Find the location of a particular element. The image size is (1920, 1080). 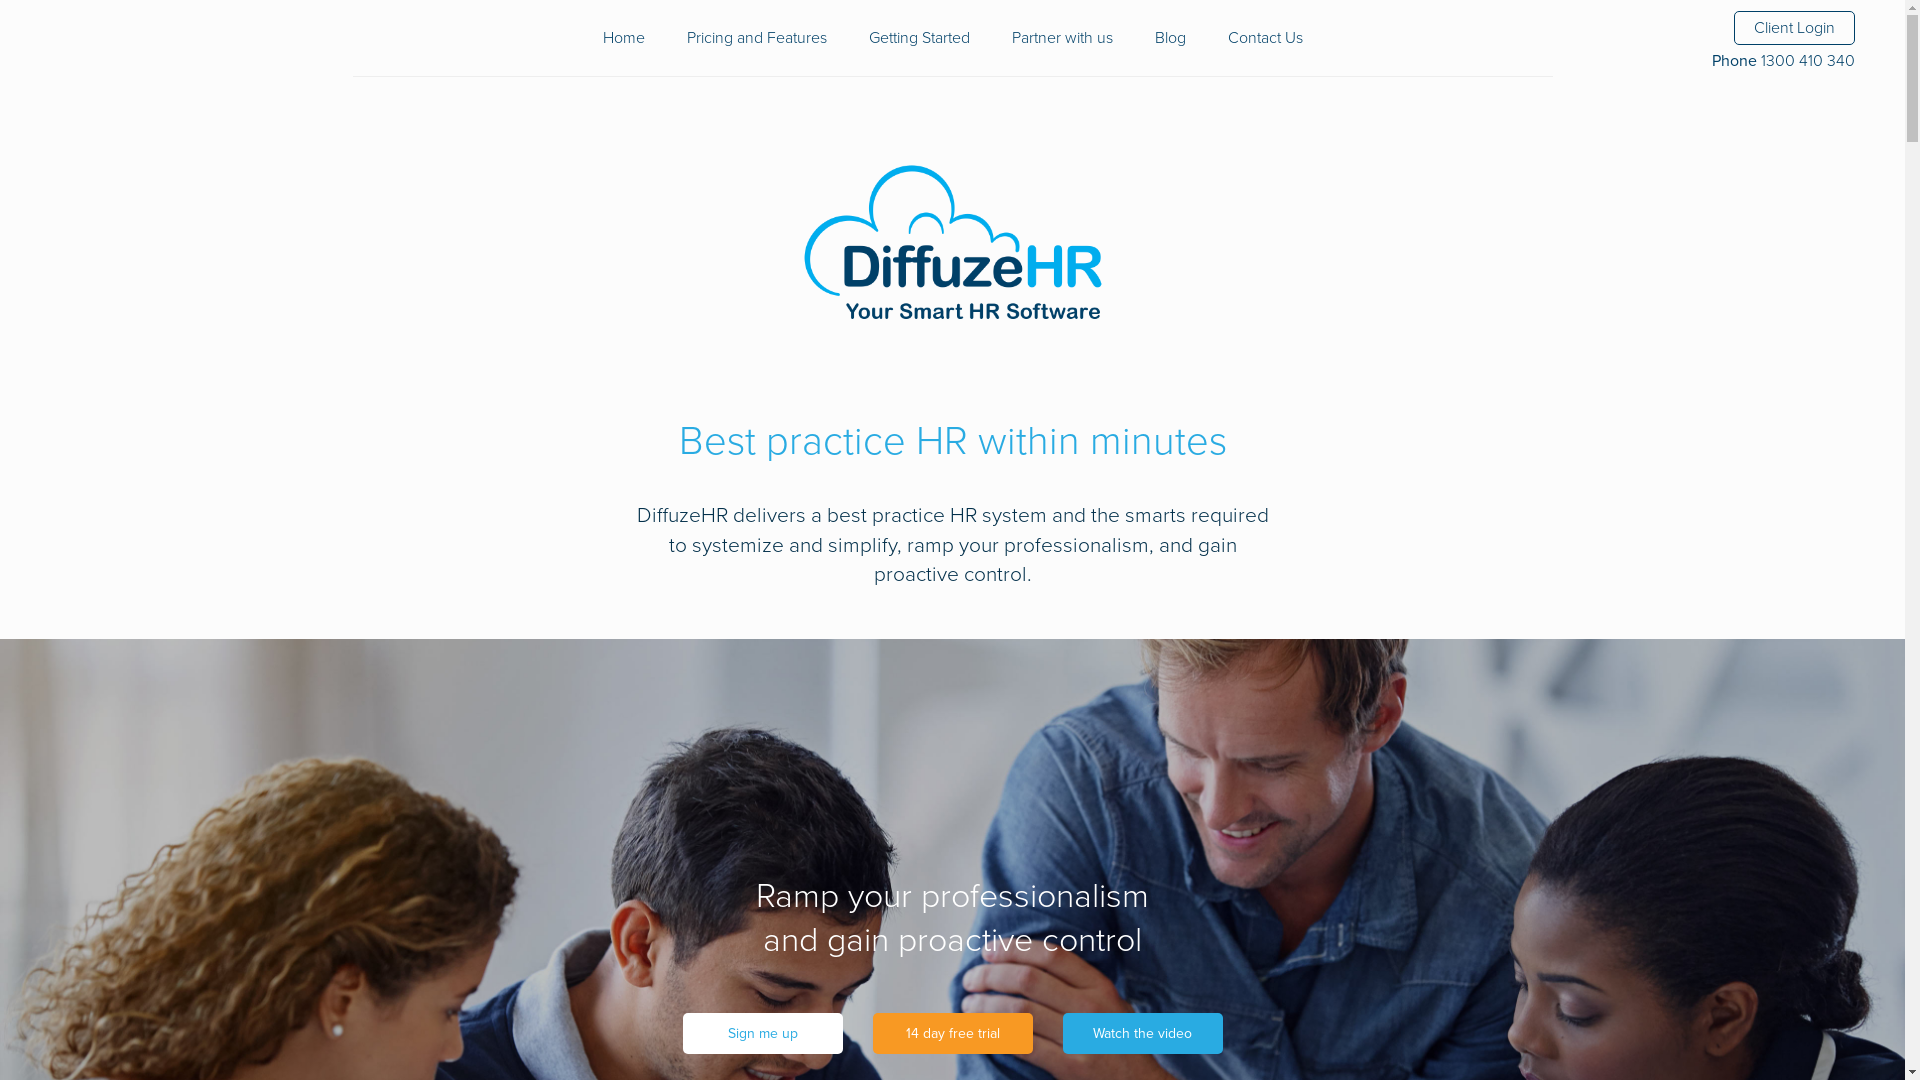

'DiffuzeHR Australia' is located at coordinates (950, 244).